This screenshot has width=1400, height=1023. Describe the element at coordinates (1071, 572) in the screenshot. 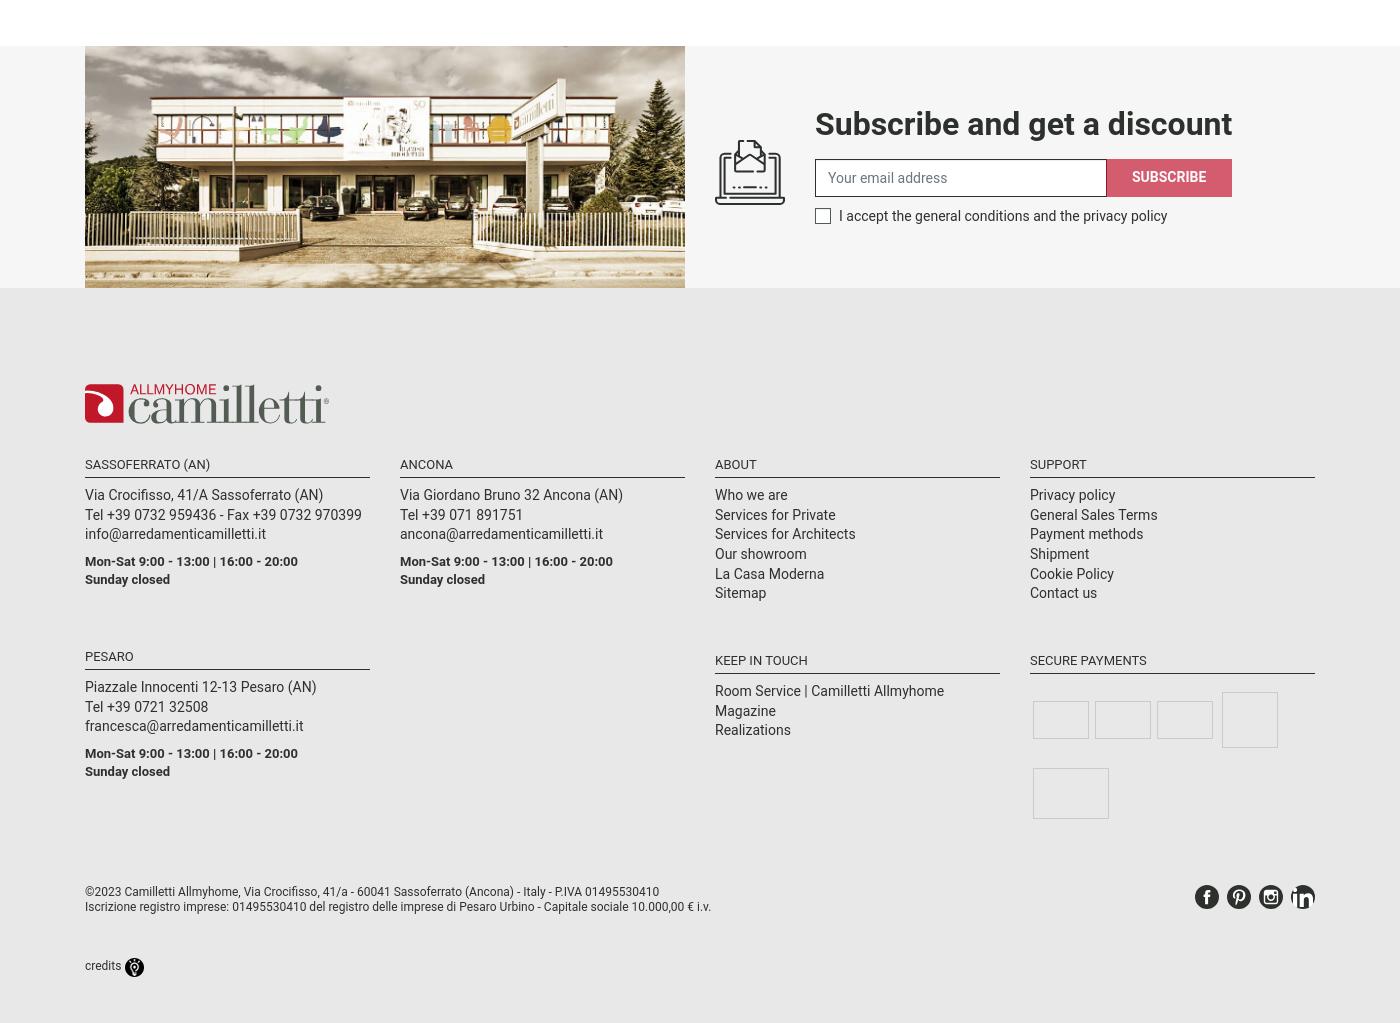

I see `'Cookie Policy'` at that location.